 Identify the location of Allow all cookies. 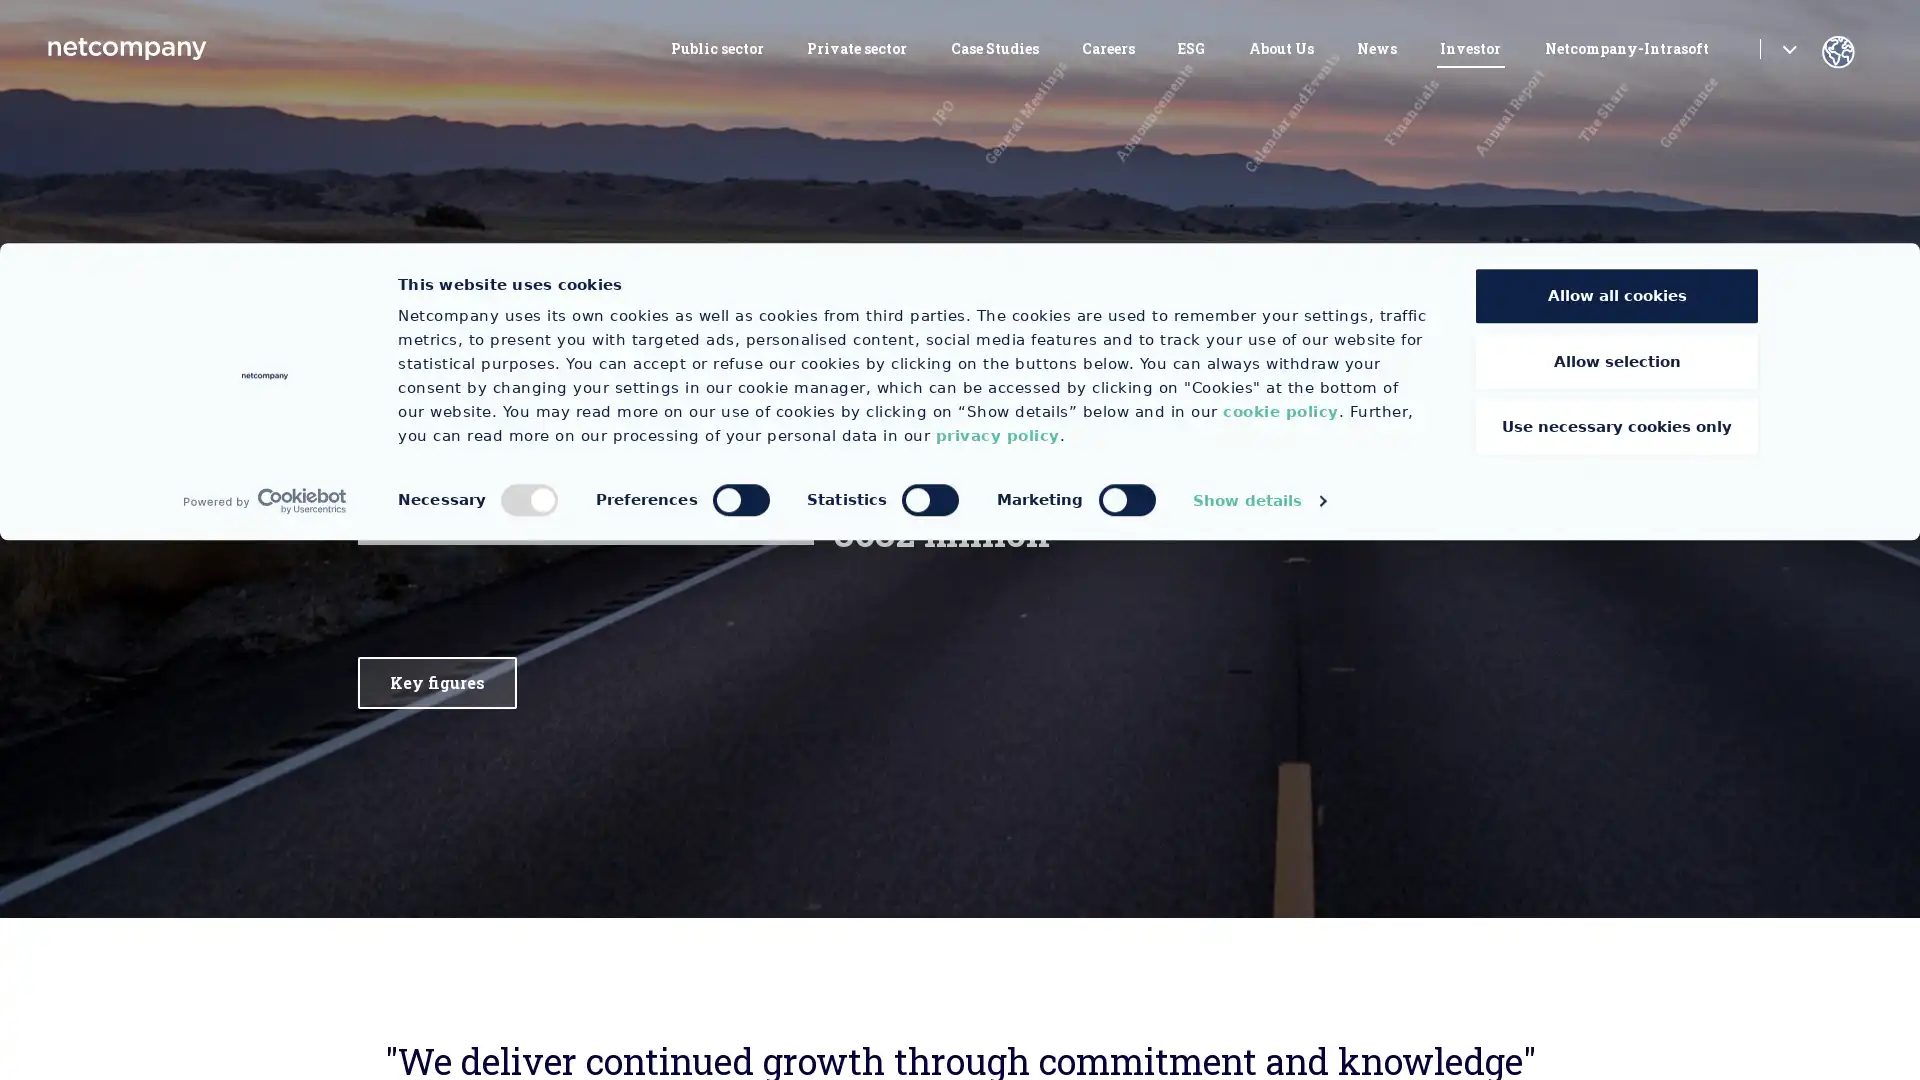
(1617, 836).